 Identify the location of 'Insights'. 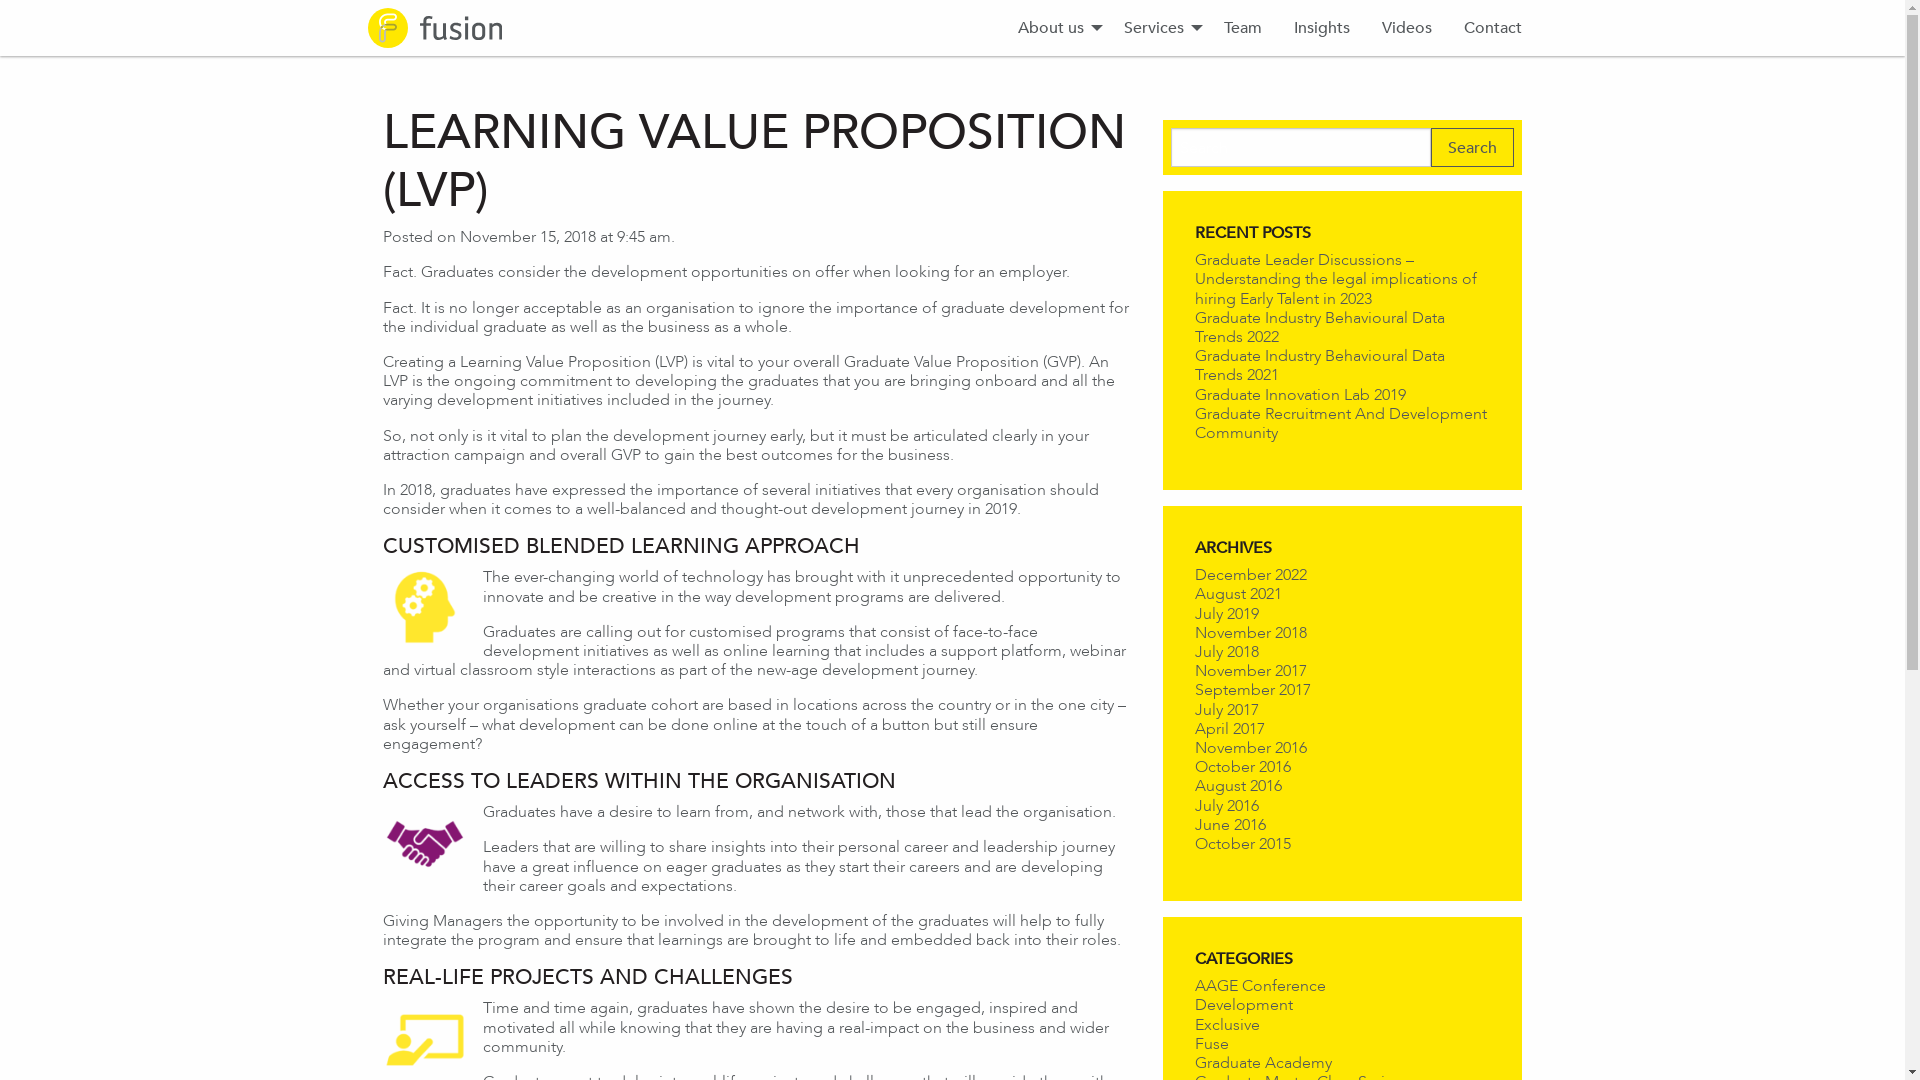
(1276, 27).